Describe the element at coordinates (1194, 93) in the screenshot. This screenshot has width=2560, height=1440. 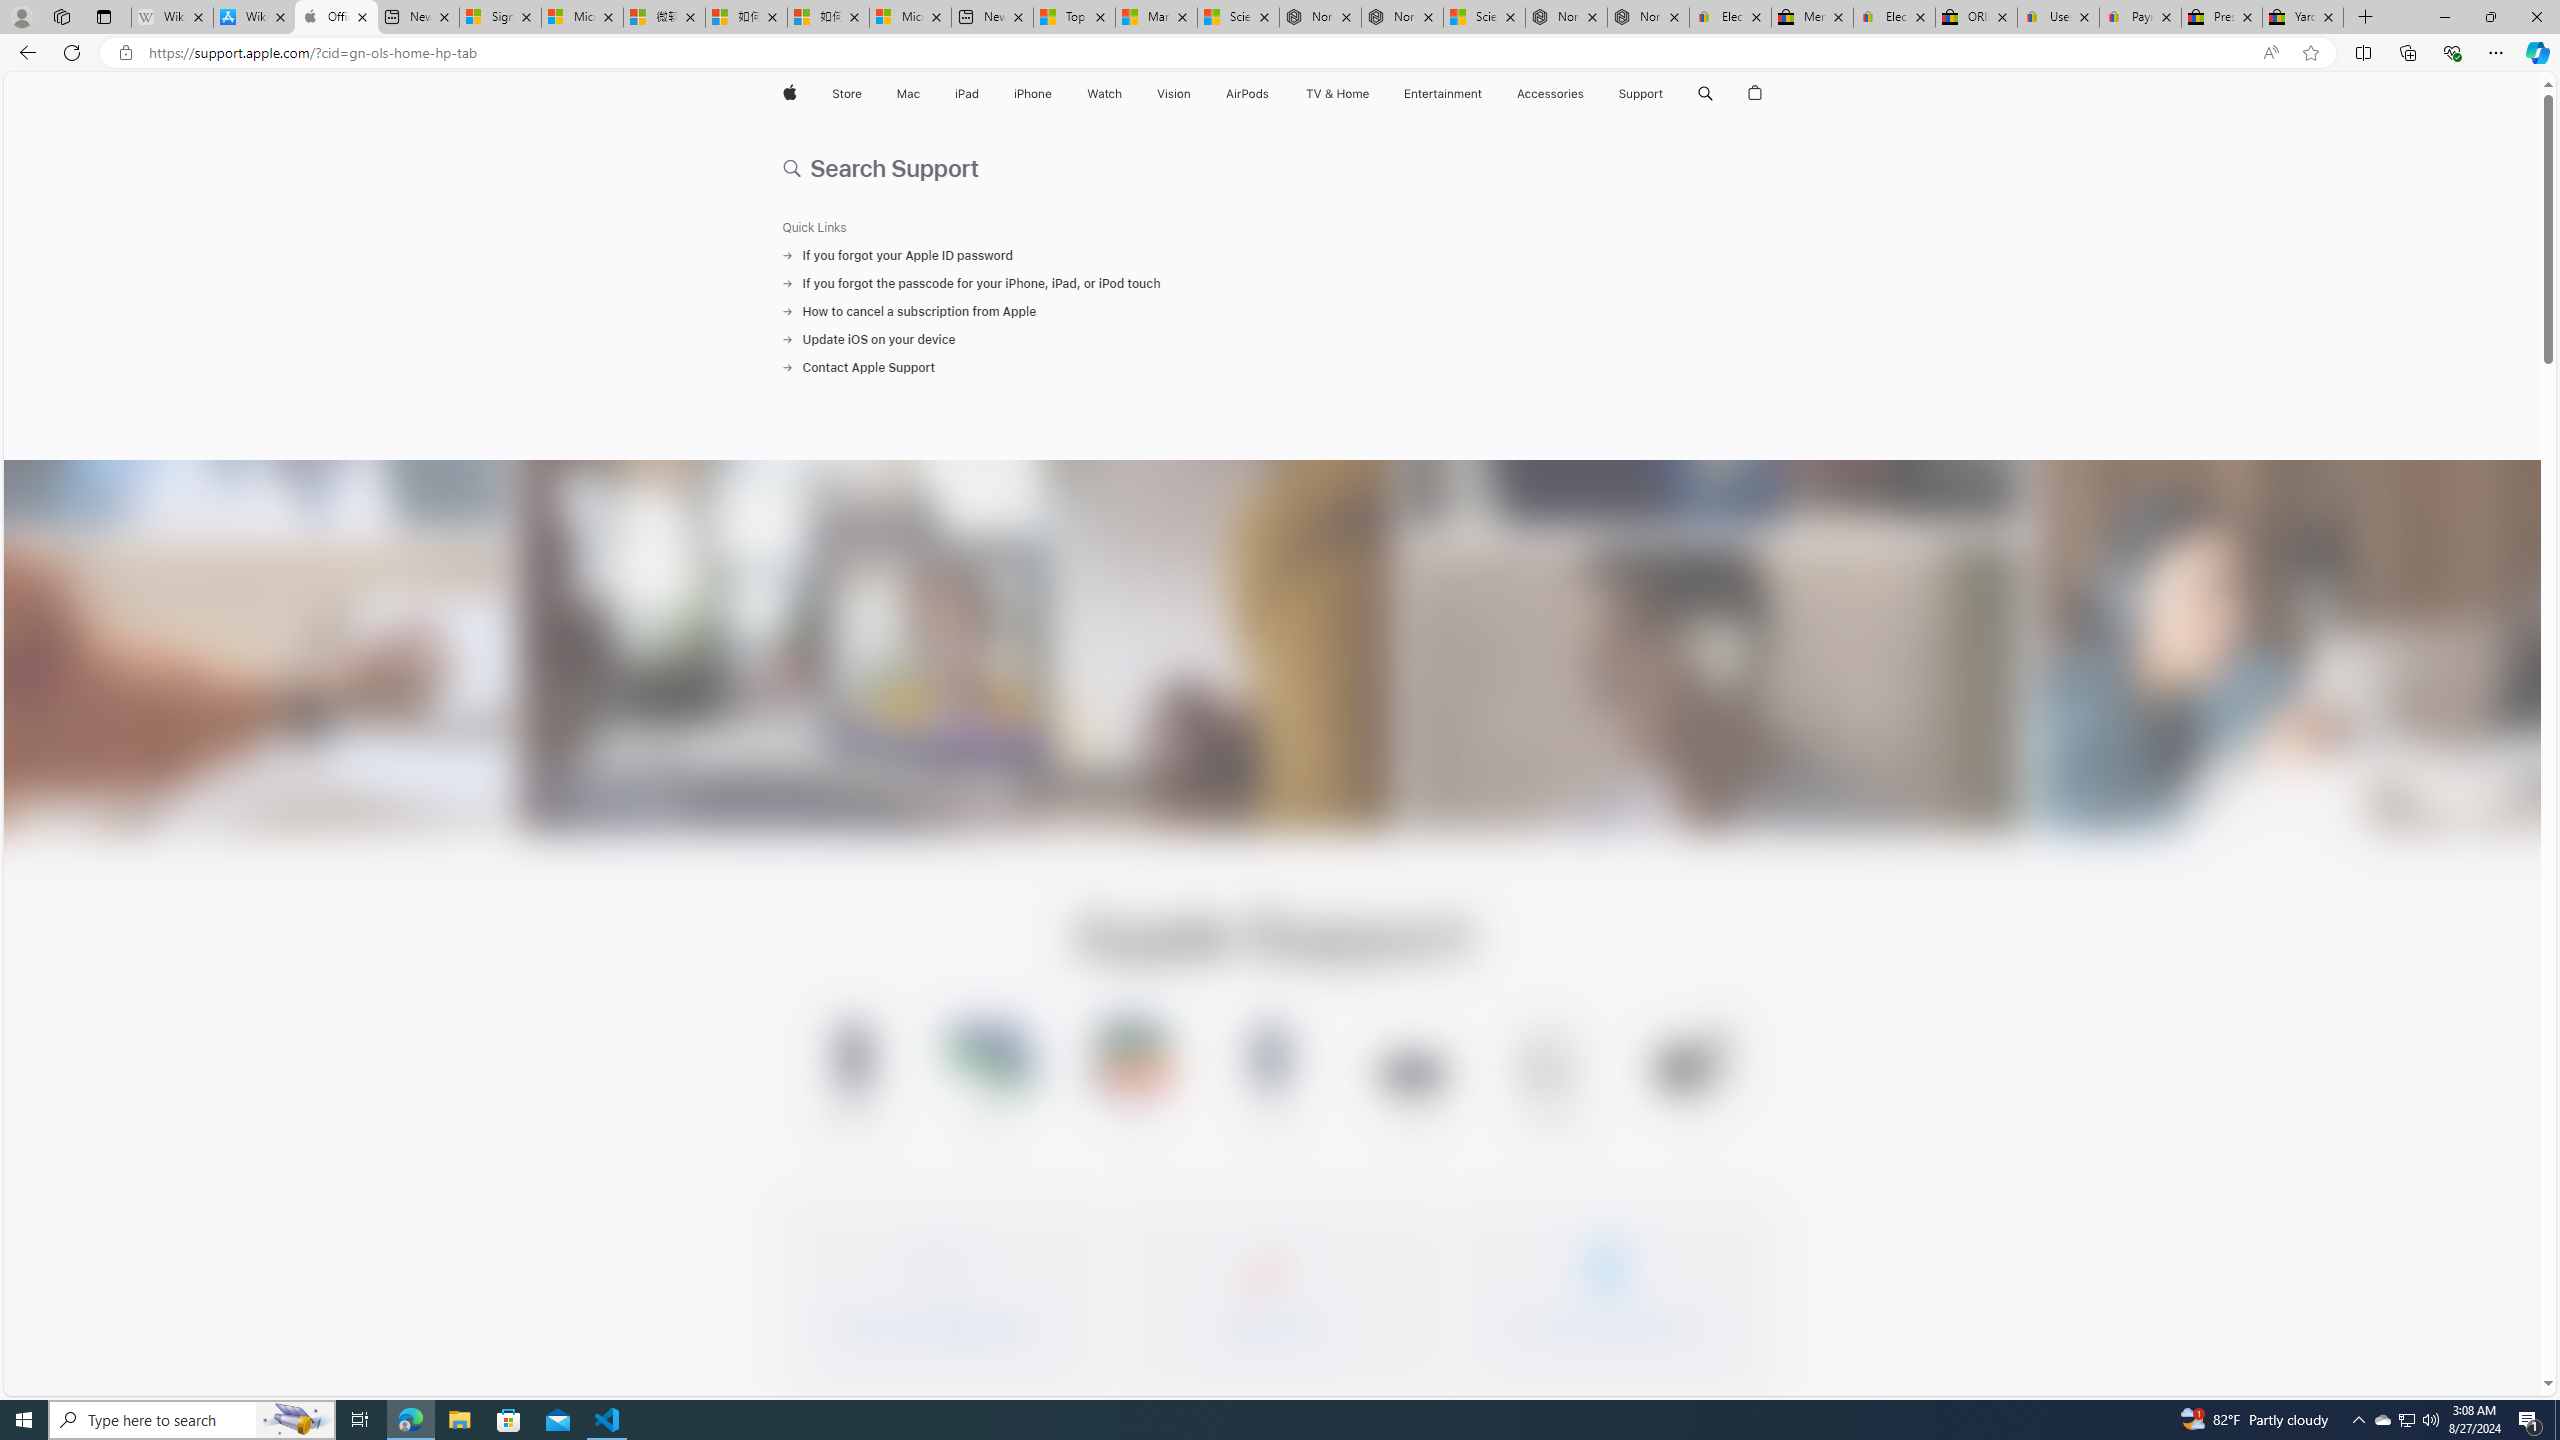
I see `'Vision menu'` at that location.